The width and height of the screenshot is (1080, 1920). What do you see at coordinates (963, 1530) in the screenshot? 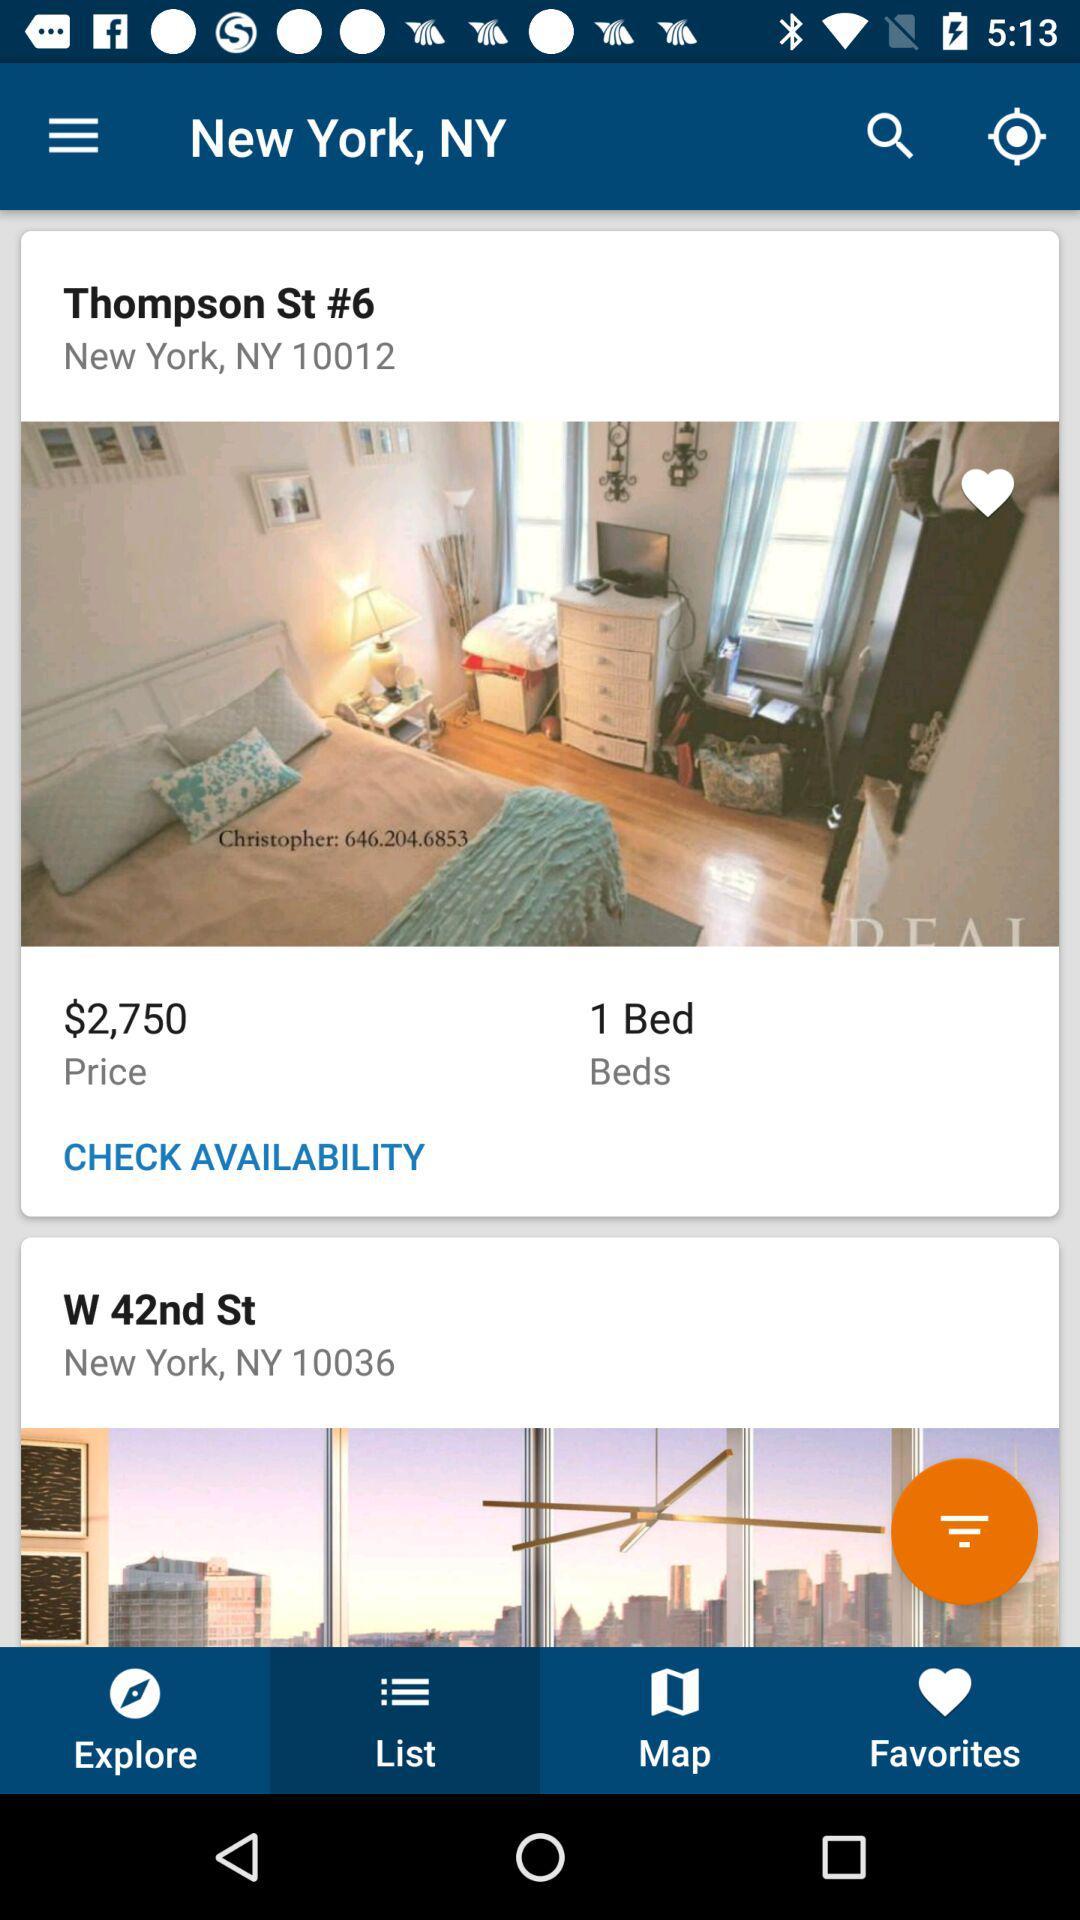
I see `the filter_list icon` at bounding box center [963, 1530].